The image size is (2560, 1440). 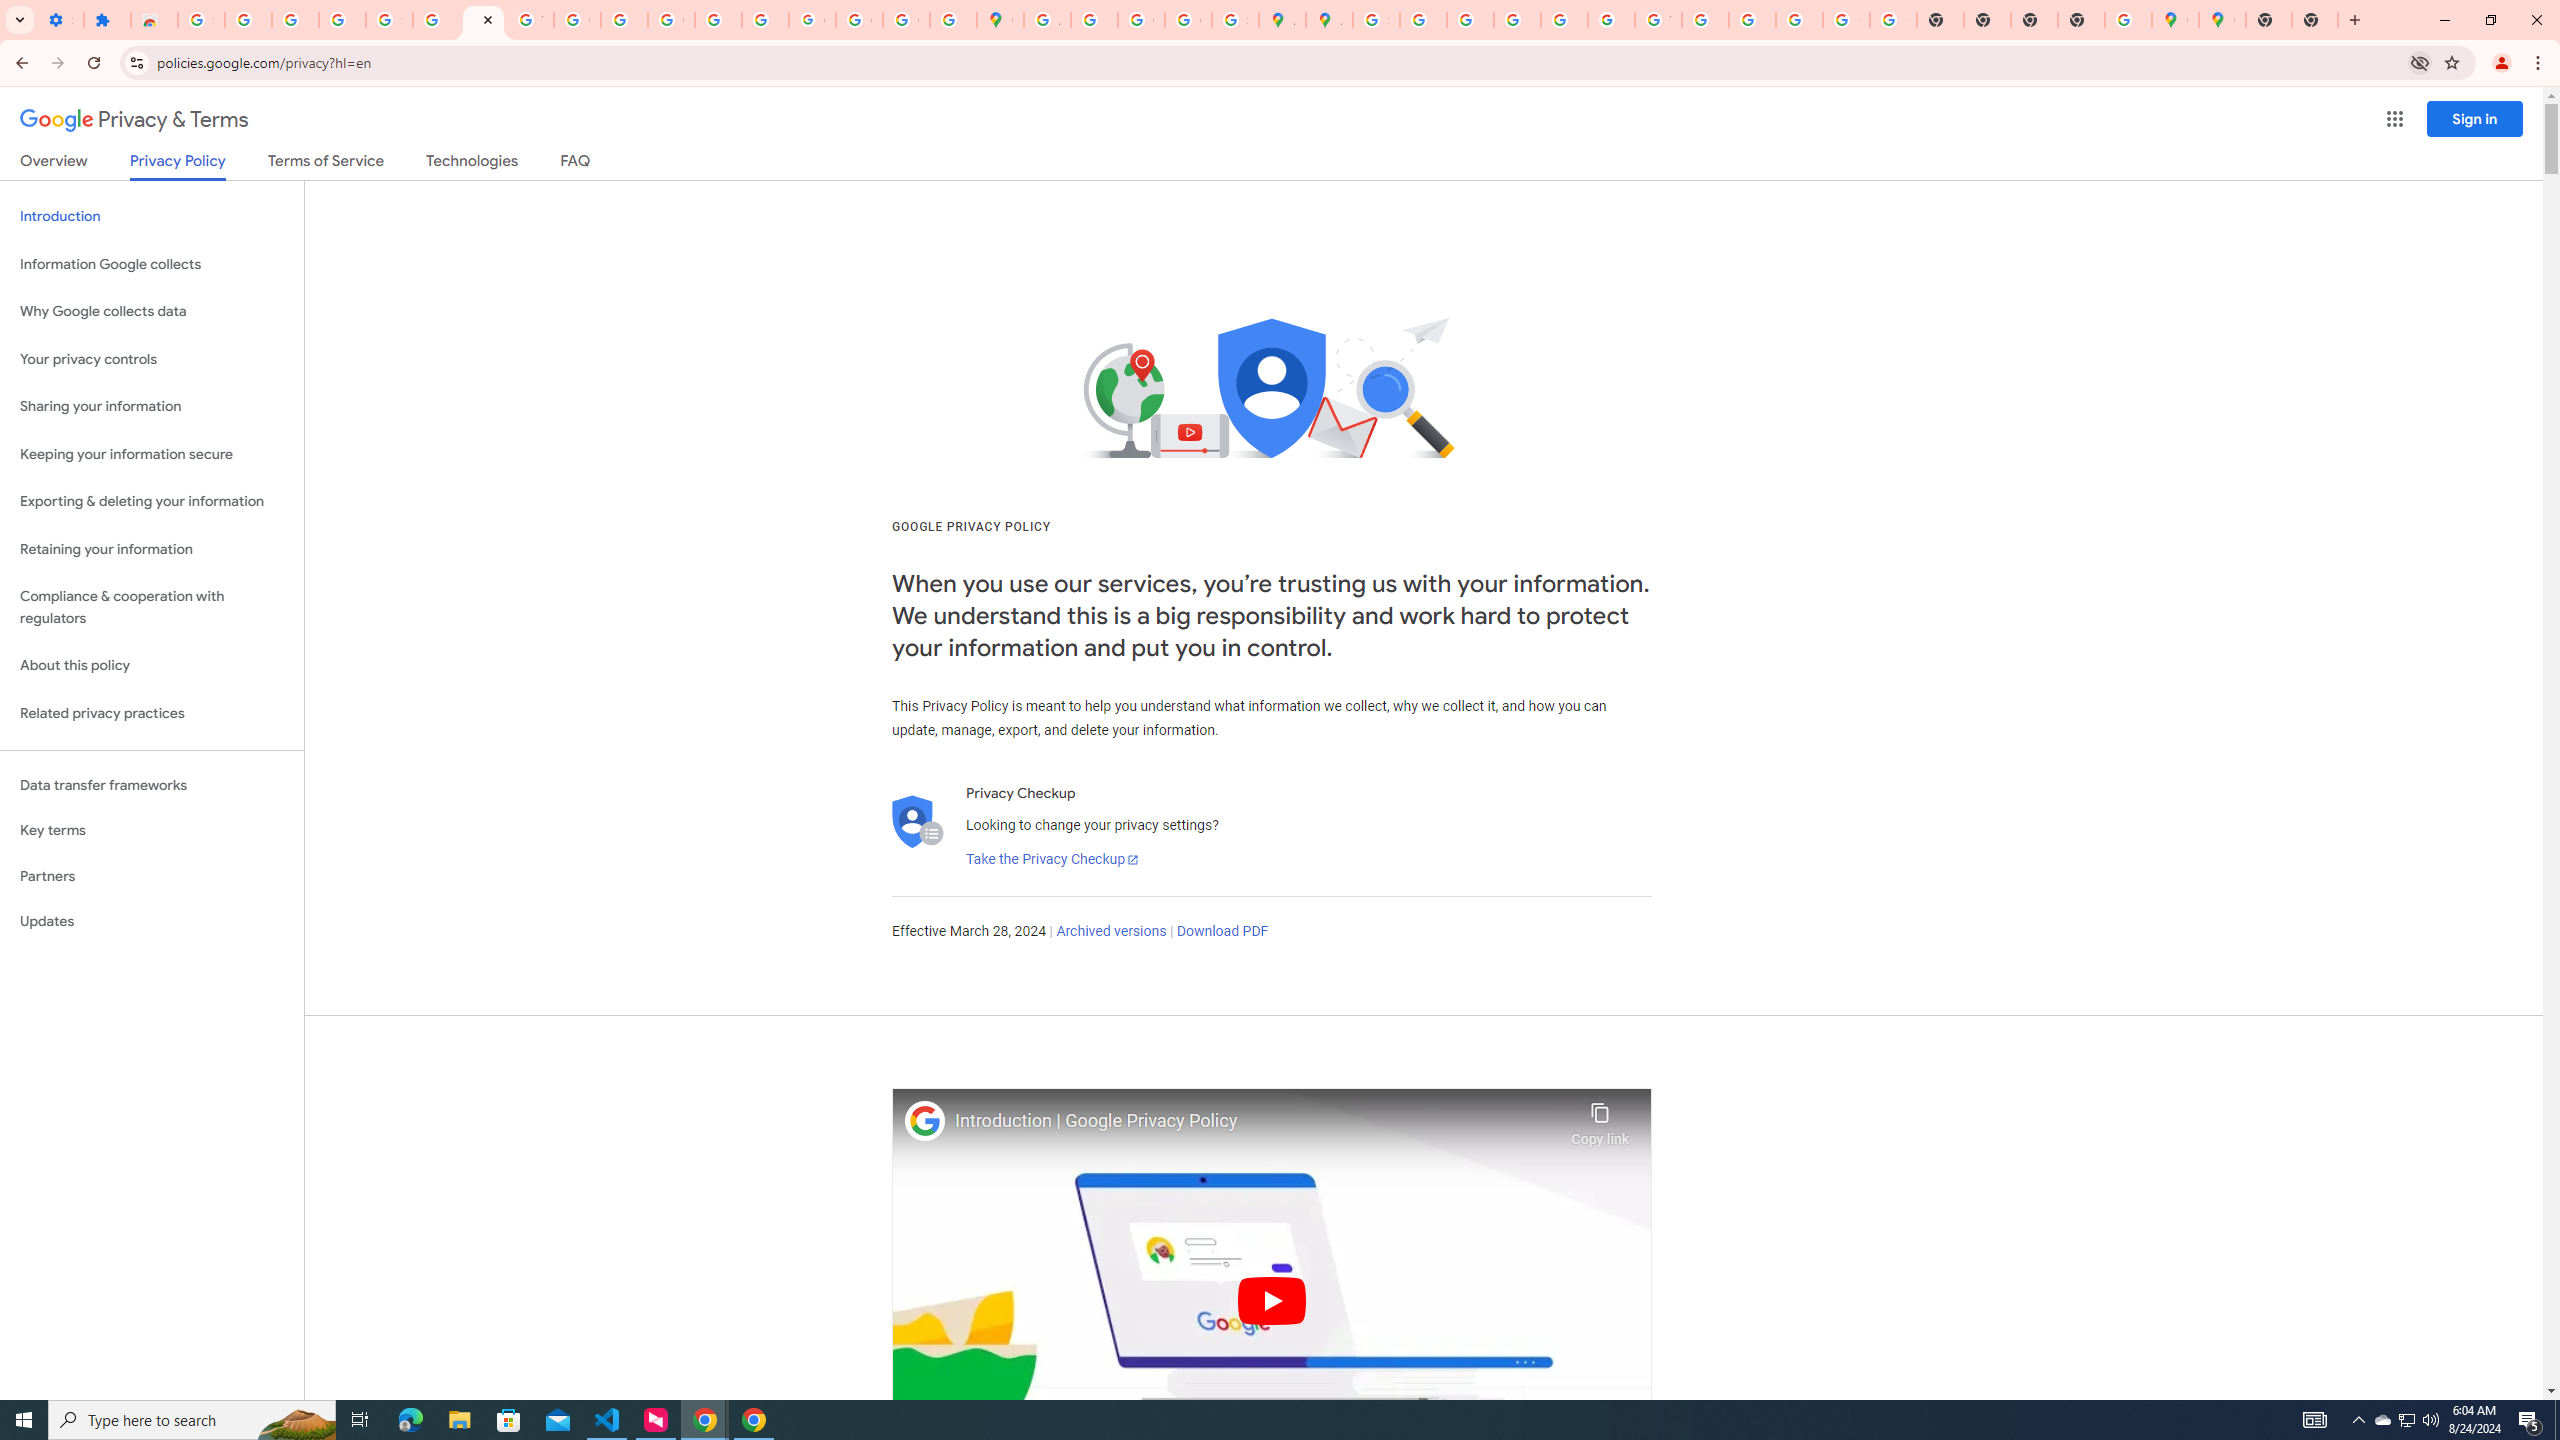 I want to click on 'Reviews: Helix Fruit Jump Arcade Game', so click(x=154, y=19).